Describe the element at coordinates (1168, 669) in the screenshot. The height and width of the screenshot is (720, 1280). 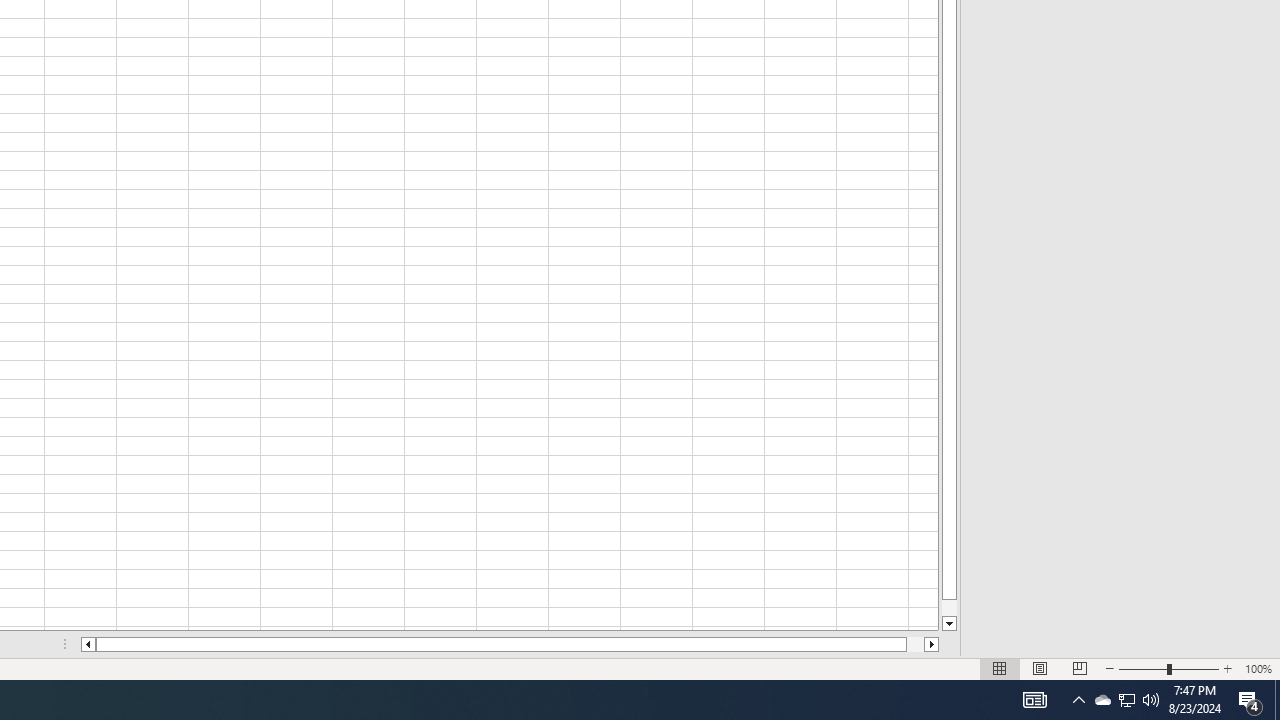
I see `'Zoom'` at that location.